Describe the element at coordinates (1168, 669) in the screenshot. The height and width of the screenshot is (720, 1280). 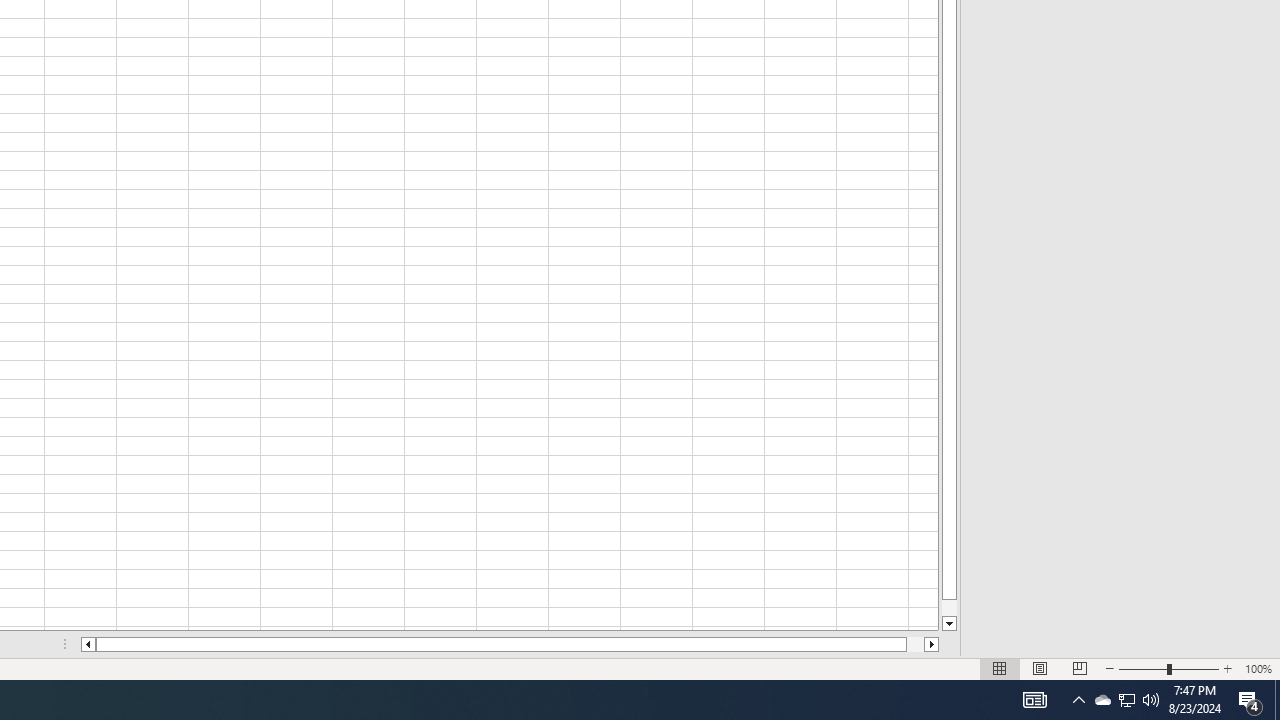
I see `'Zoom'` at that location.